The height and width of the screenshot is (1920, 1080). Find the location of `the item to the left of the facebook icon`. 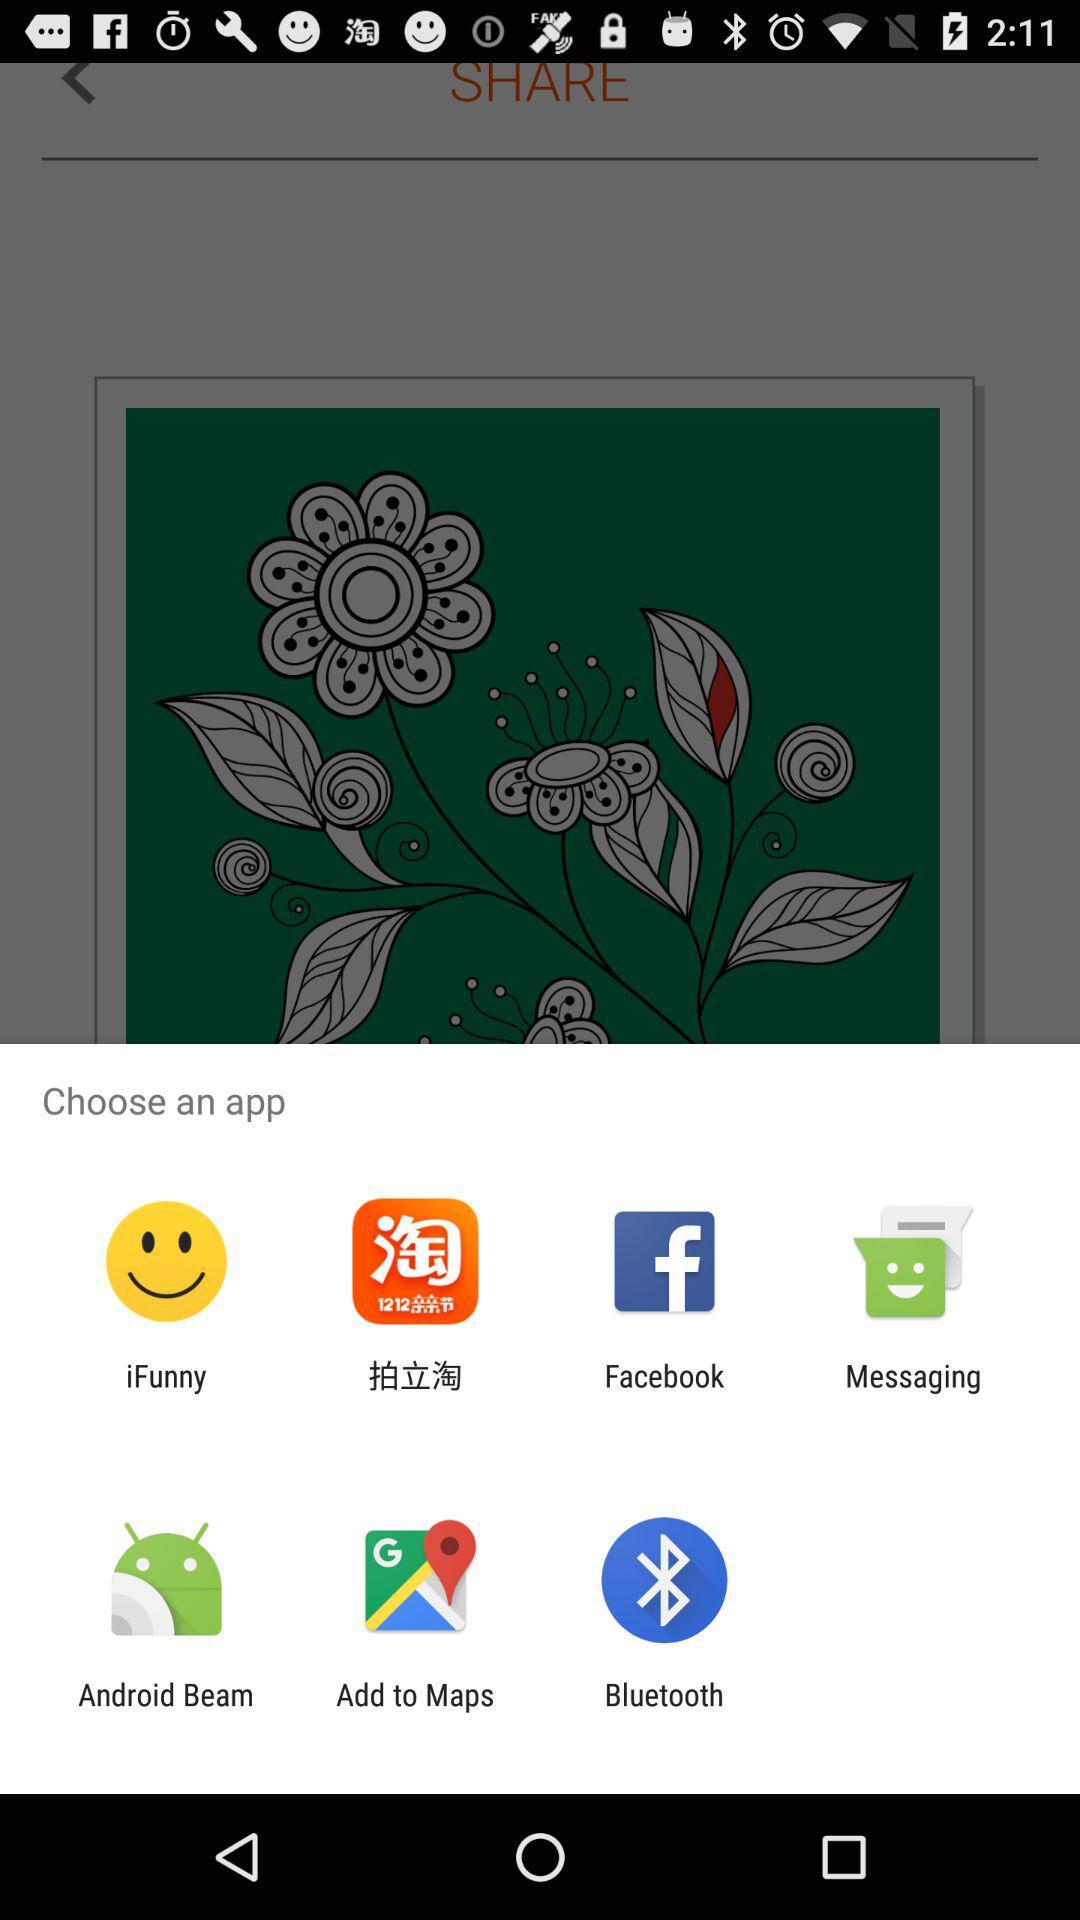

the item to the left of the facebook icon is located at coordinates (414, 1392).